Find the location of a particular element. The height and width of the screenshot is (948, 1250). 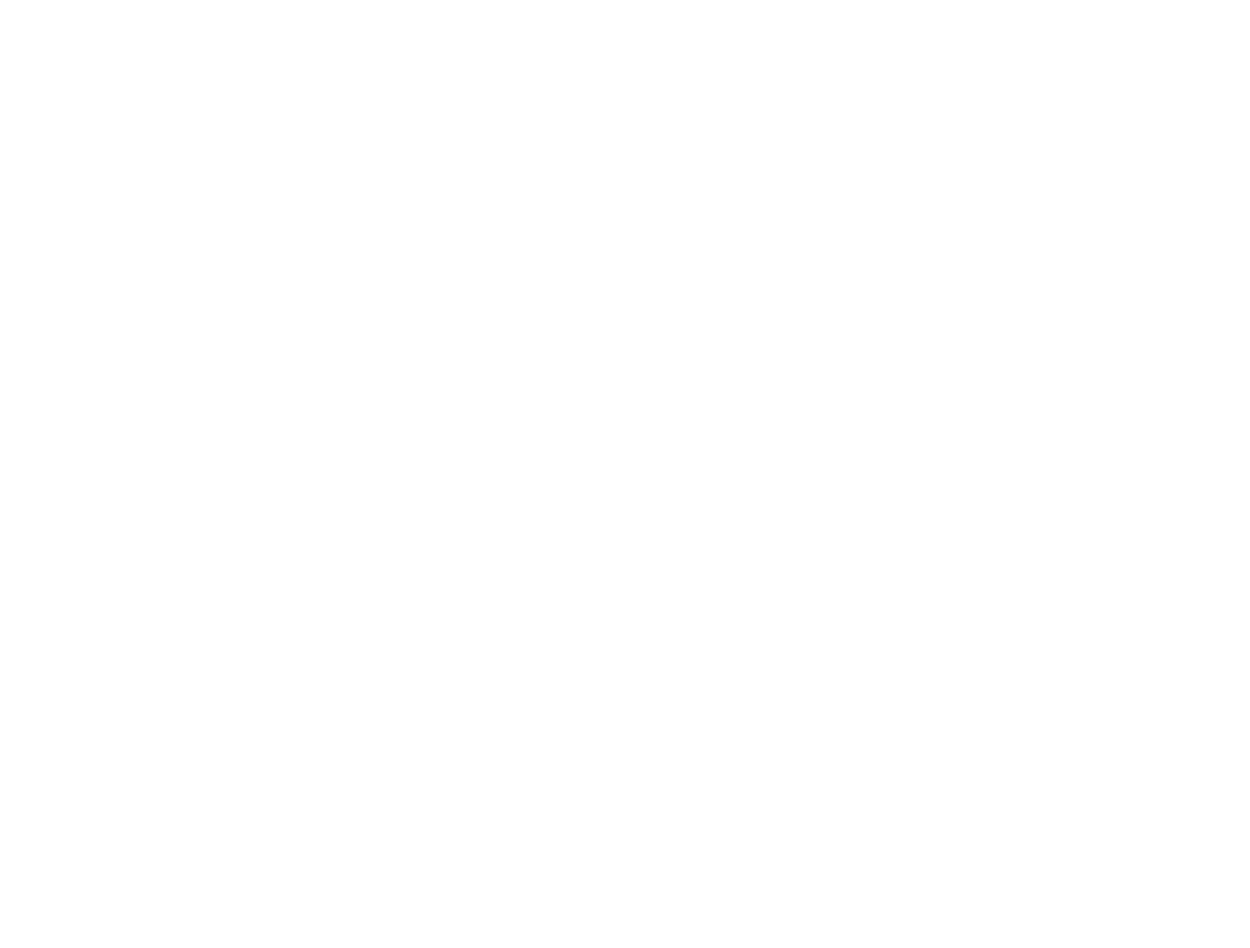

'Ashoka SPA' is located at coordinates (554, 783).